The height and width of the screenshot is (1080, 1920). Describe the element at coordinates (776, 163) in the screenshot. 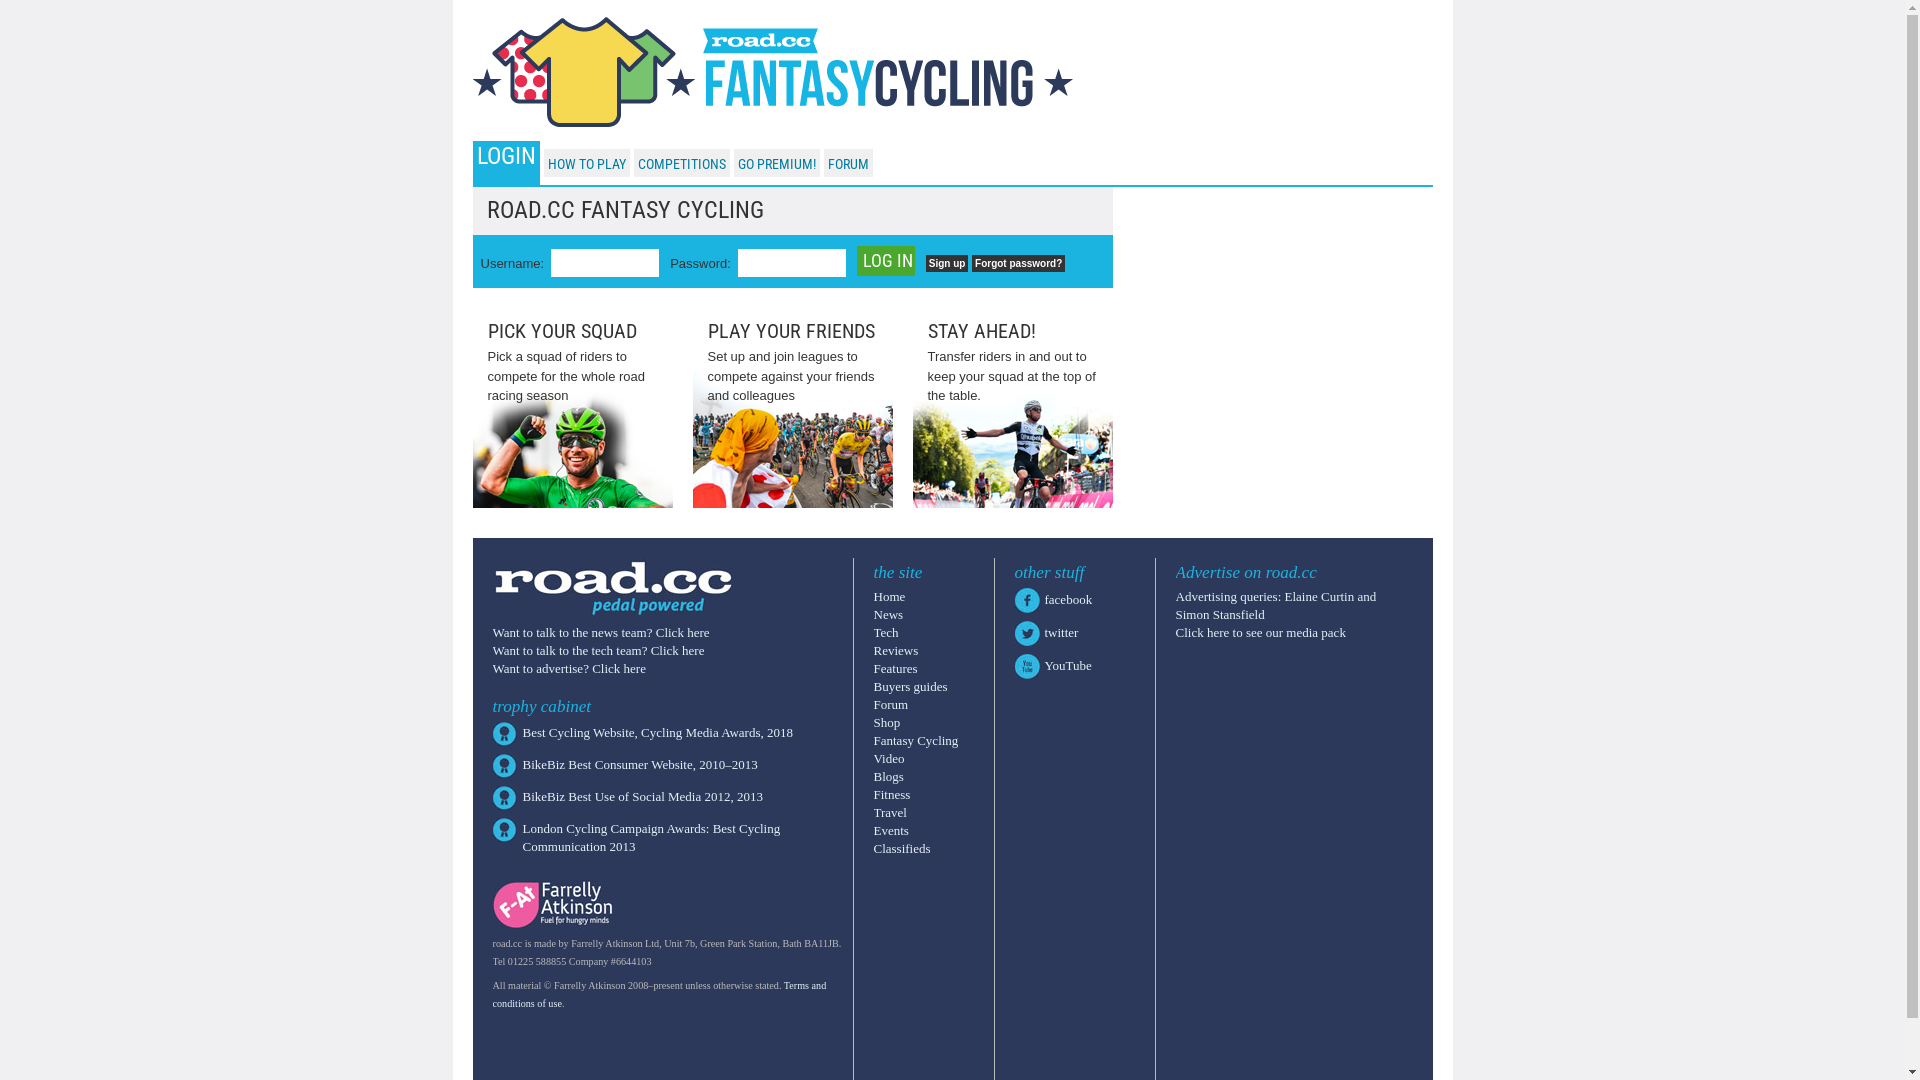

I see `'GO PREMIUM!'` at that location.